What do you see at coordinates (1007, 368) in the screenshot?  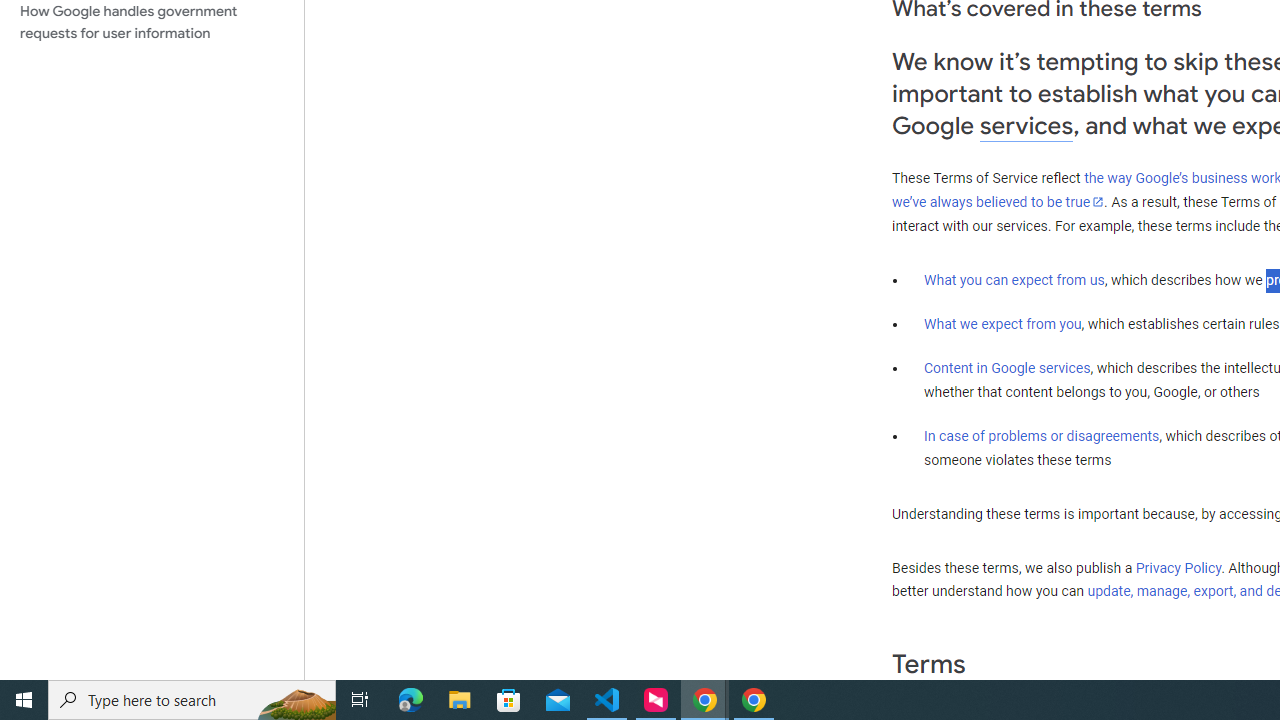 I see `'Content in Google services'` at bounding box center [1007, 368].